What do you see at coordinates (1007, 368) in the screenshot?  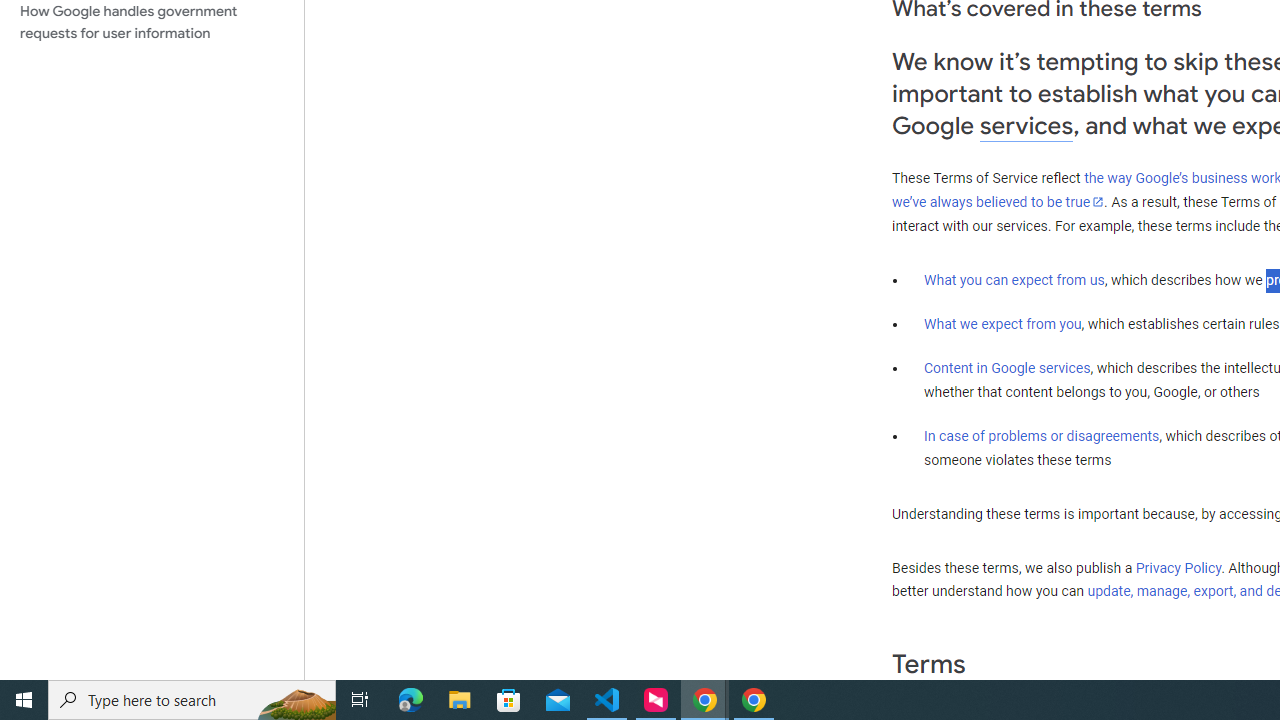 I see `'Content in Google services'` at bounding box center [1007, 368].